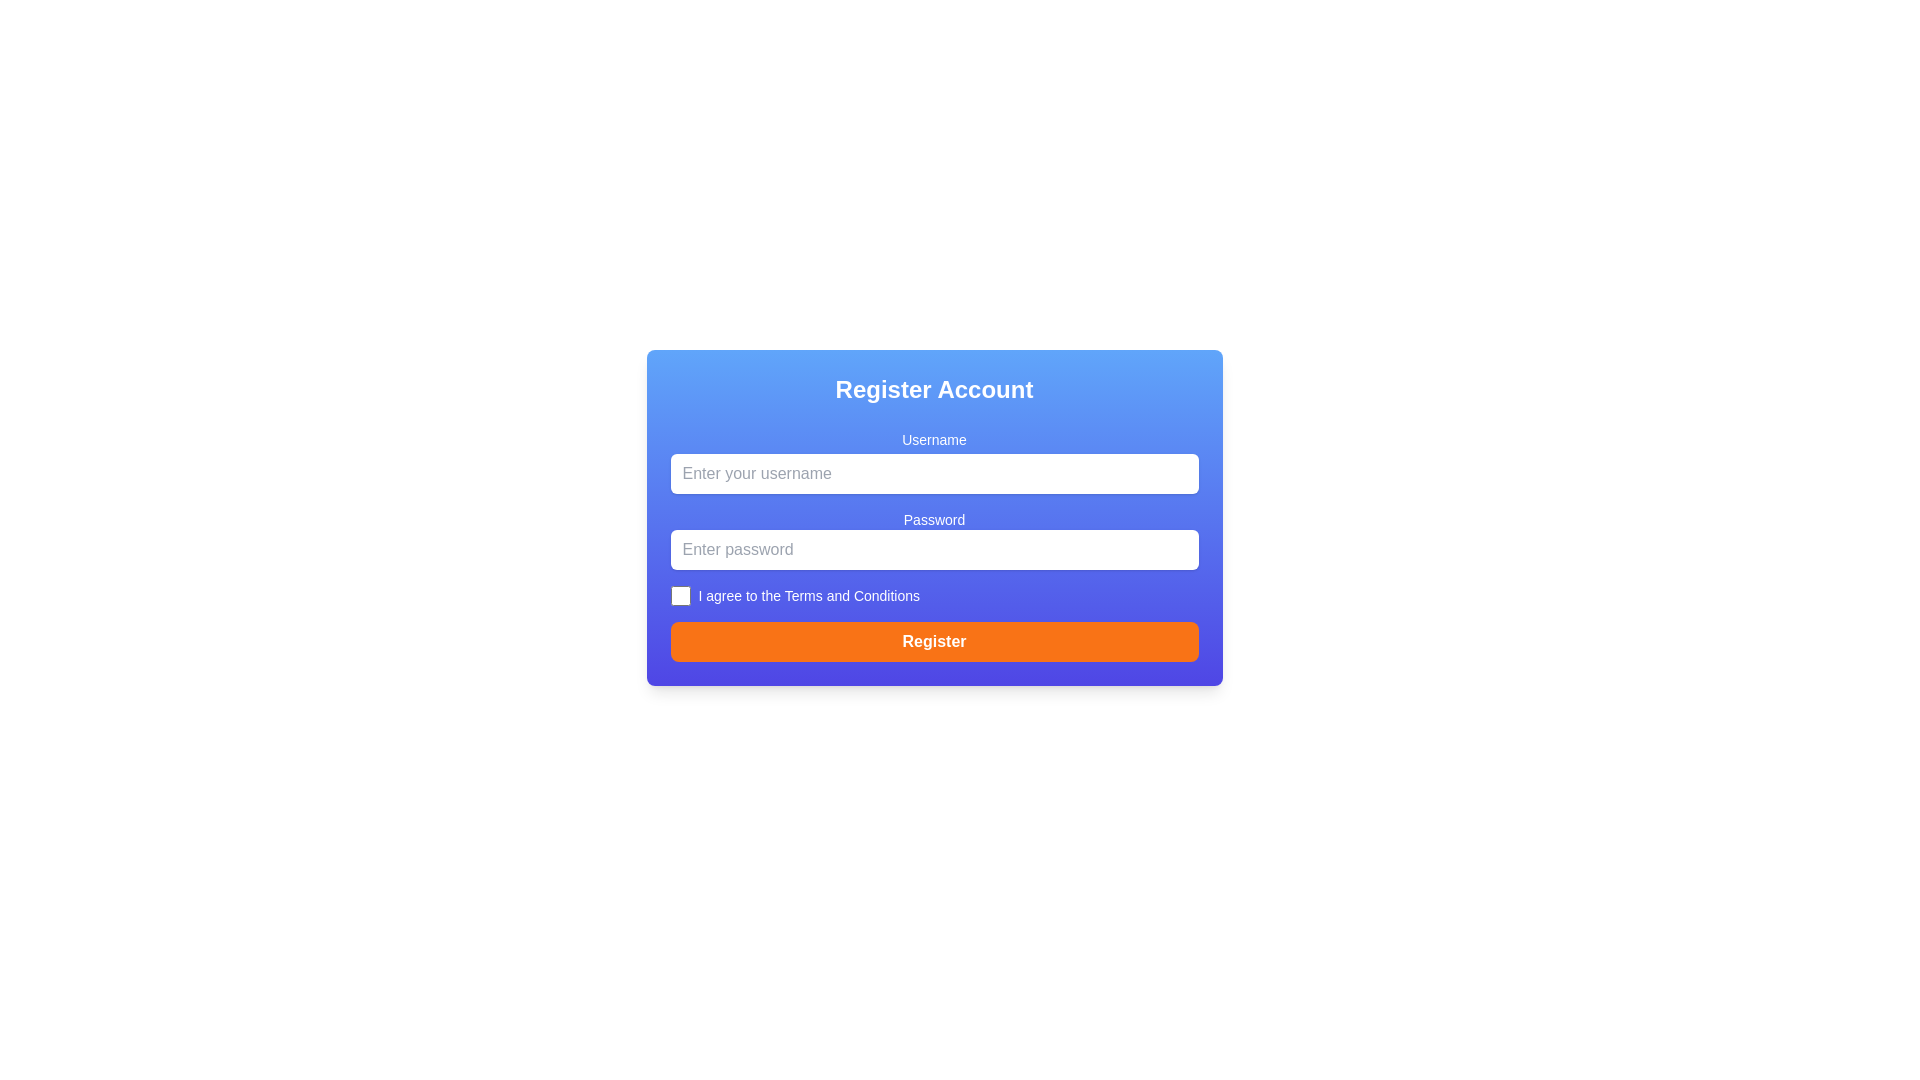  I want to click on the checkbox styled with a square shape and rounded corners, located in front of the text 'I agree to the Terms and Conditions', so click(680, 595).